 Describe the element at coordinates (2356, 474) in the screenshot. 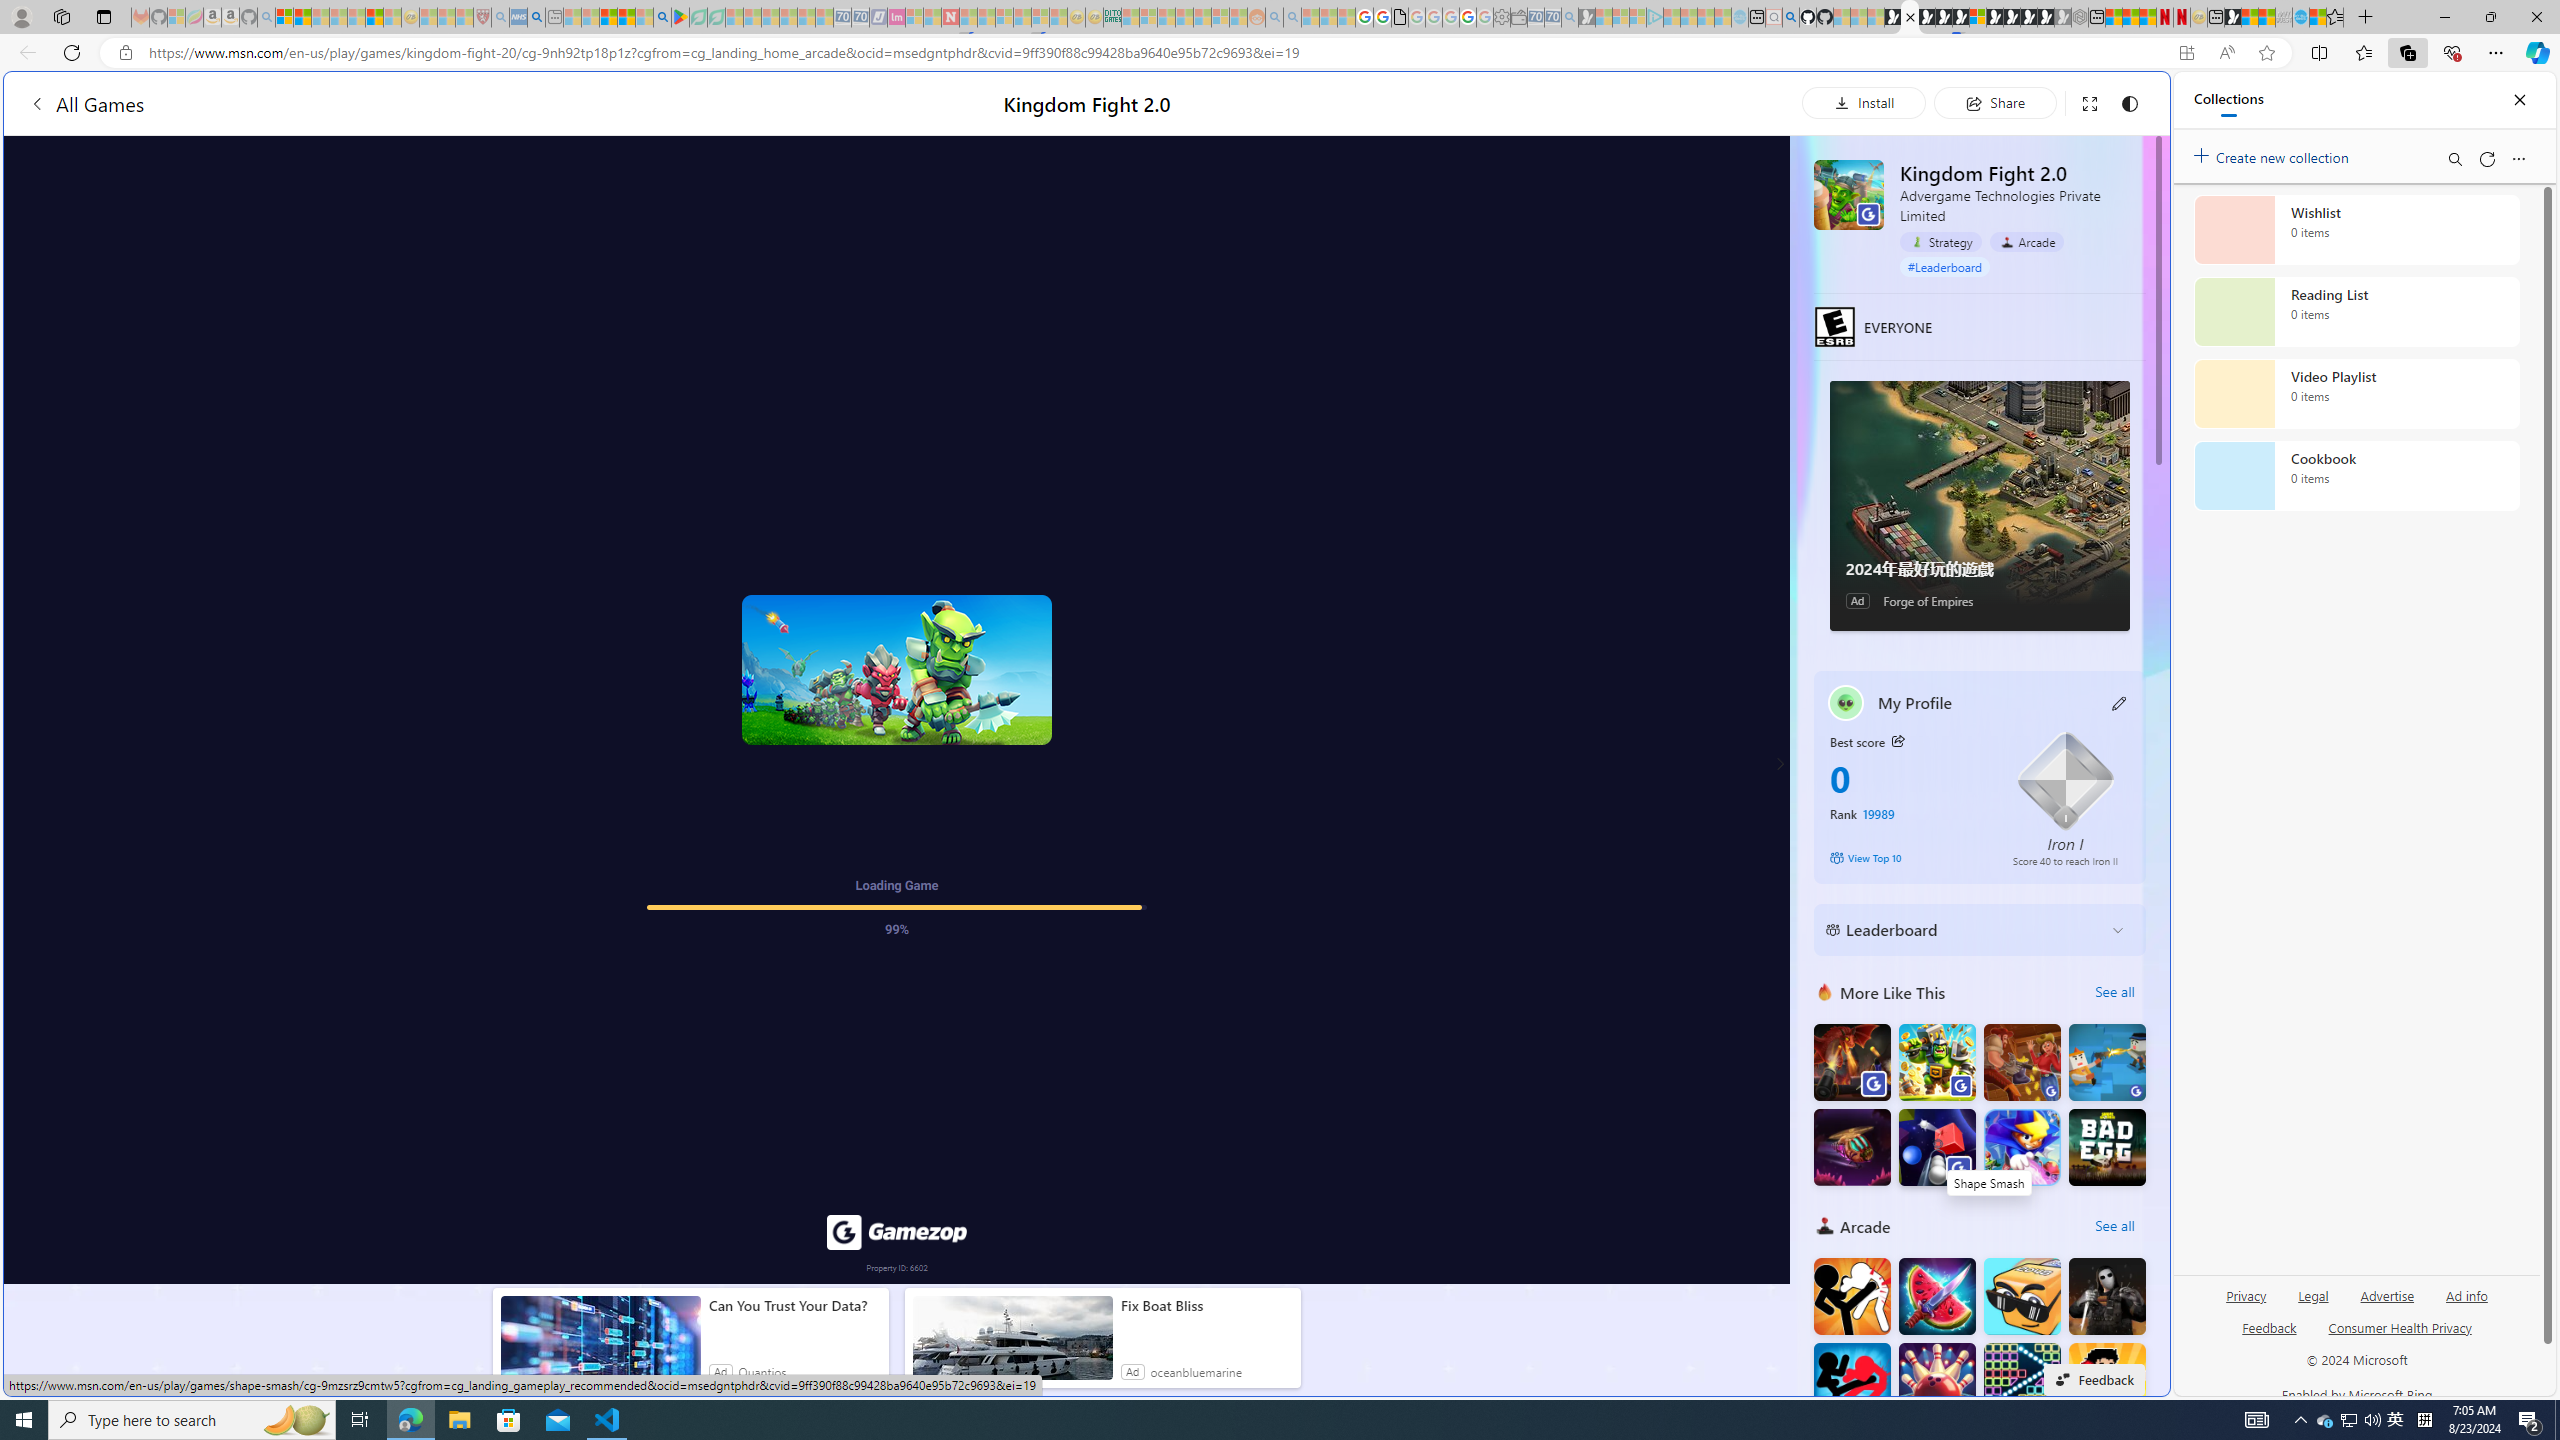

I see `'Cookbook collection, 0 items'` at that location.